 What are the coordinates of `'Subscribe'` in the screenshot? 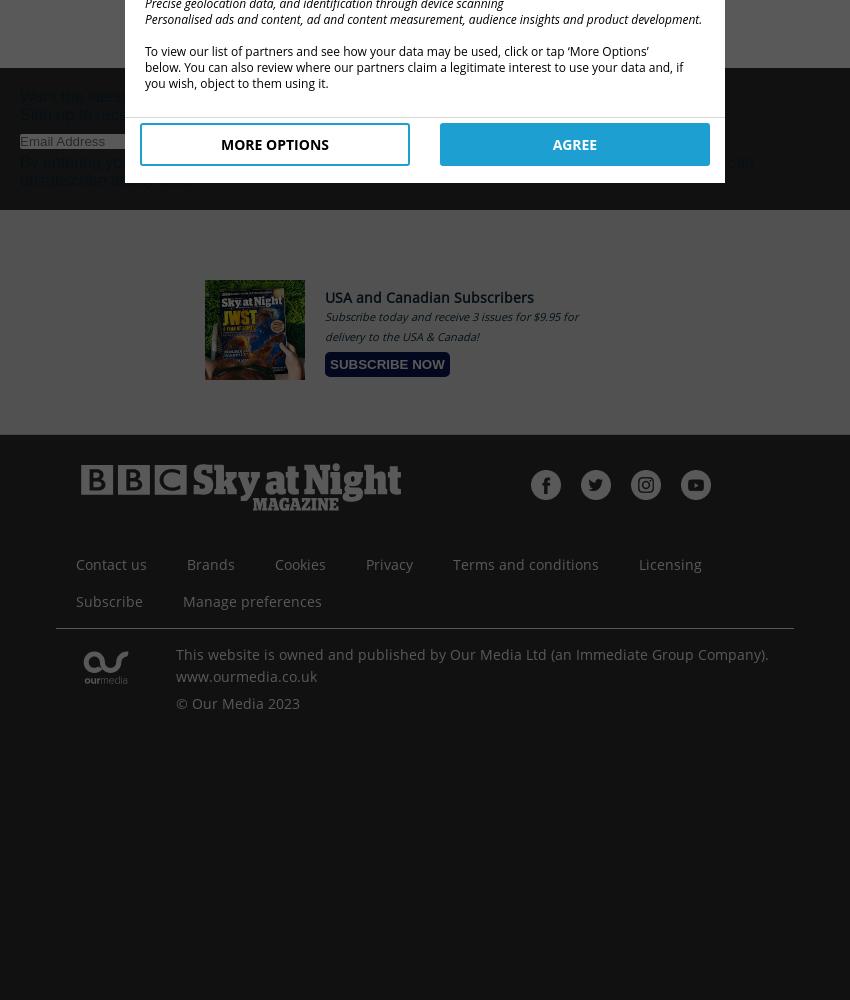 It's located at (75, 600).